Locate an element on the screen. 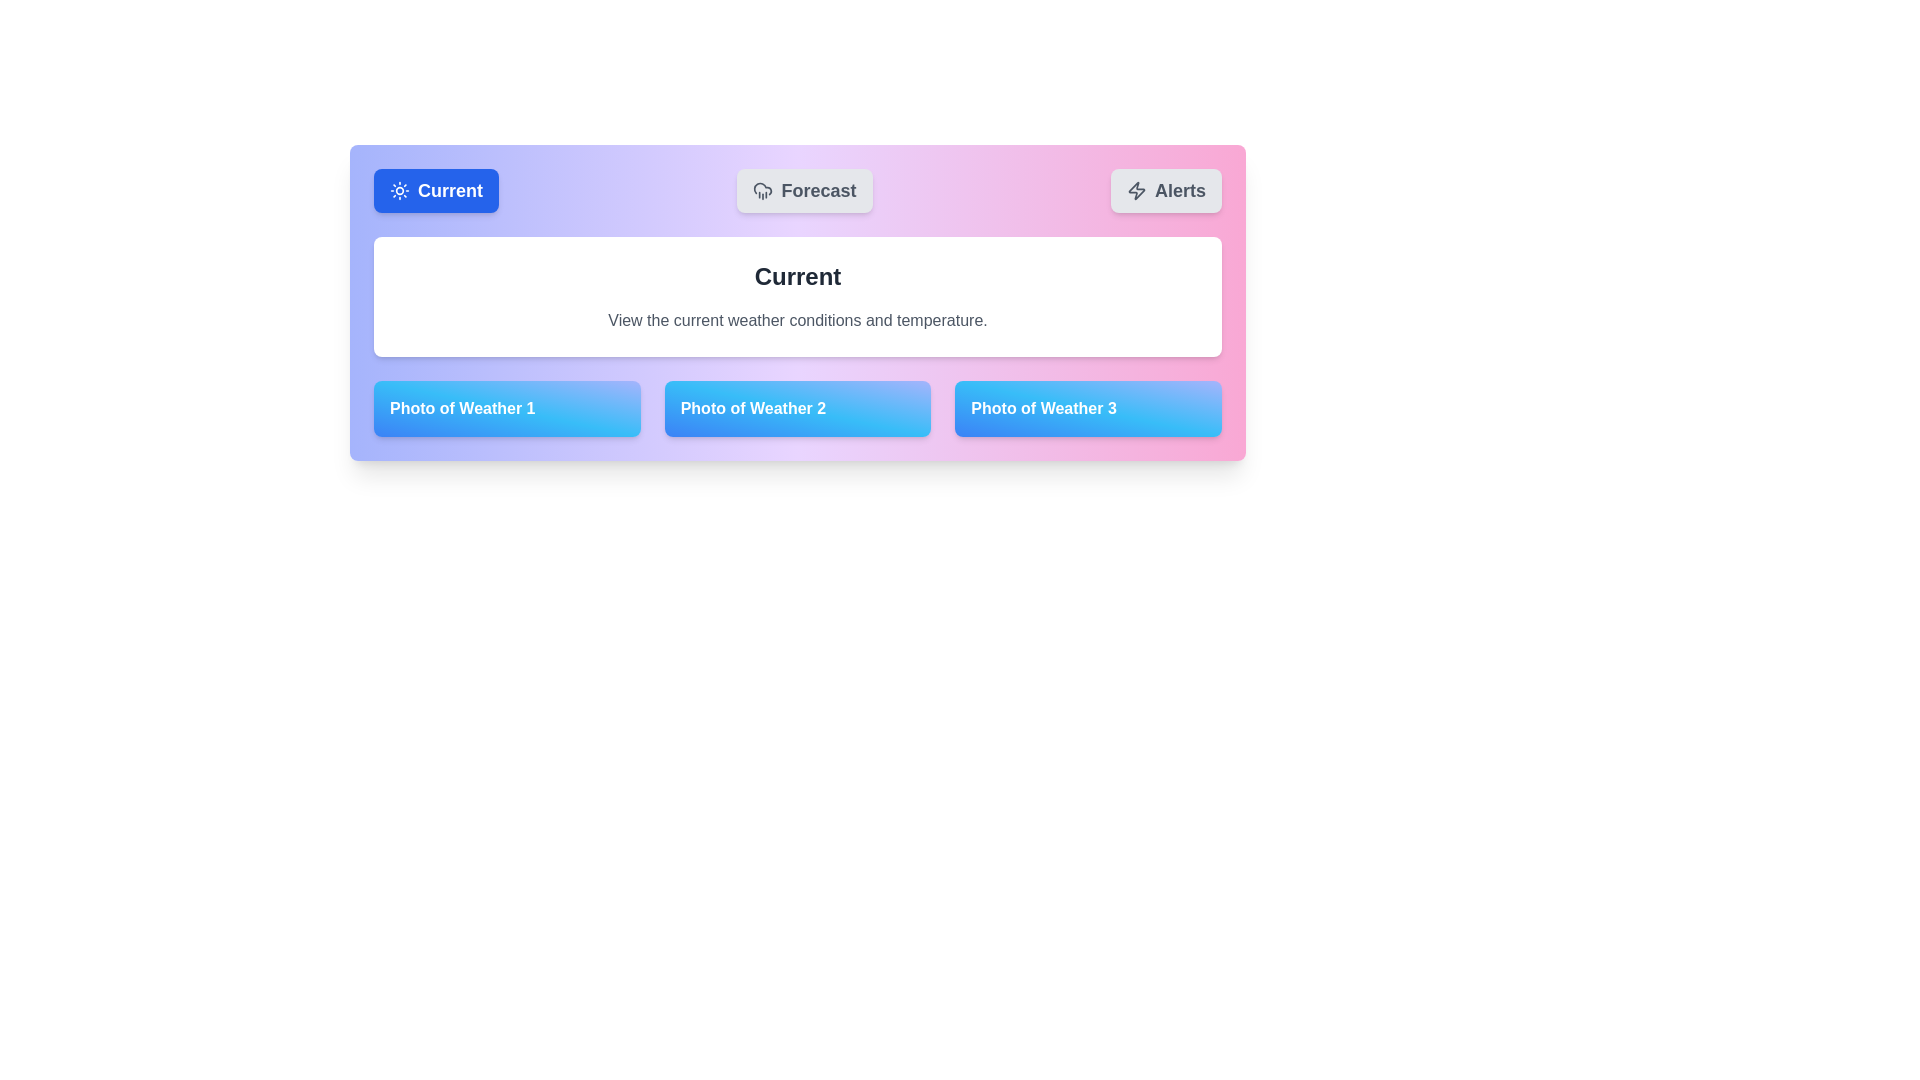  the 'Alerts' button, which is located on the far right of the top navigation bar and includes an icon indicating notifications or messages is located at coordinates (1137, 191).